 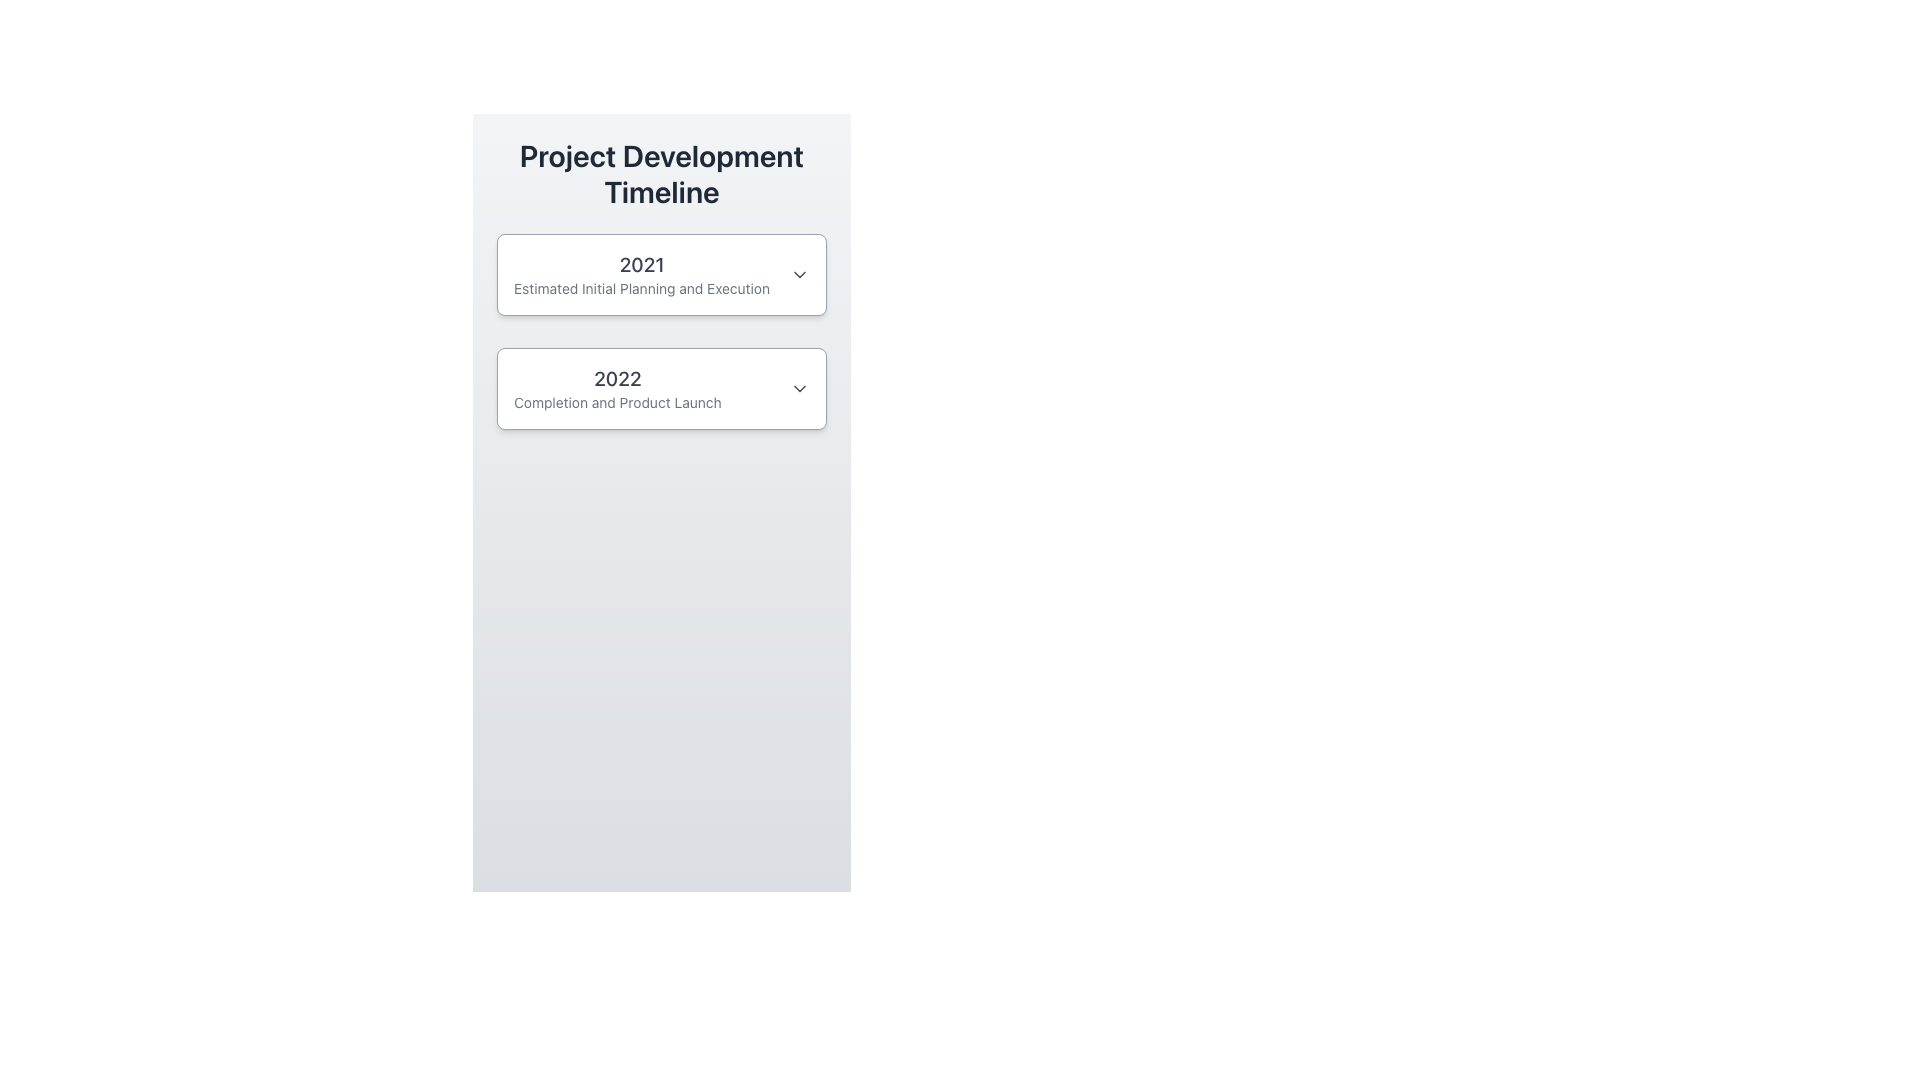 What do you see at coordinates (662, 389) in the screenshot?
I see `the collapsible list item for the '2022' project phase located under the 'Project Development Timeline' header` at bounding box center [662, 389].